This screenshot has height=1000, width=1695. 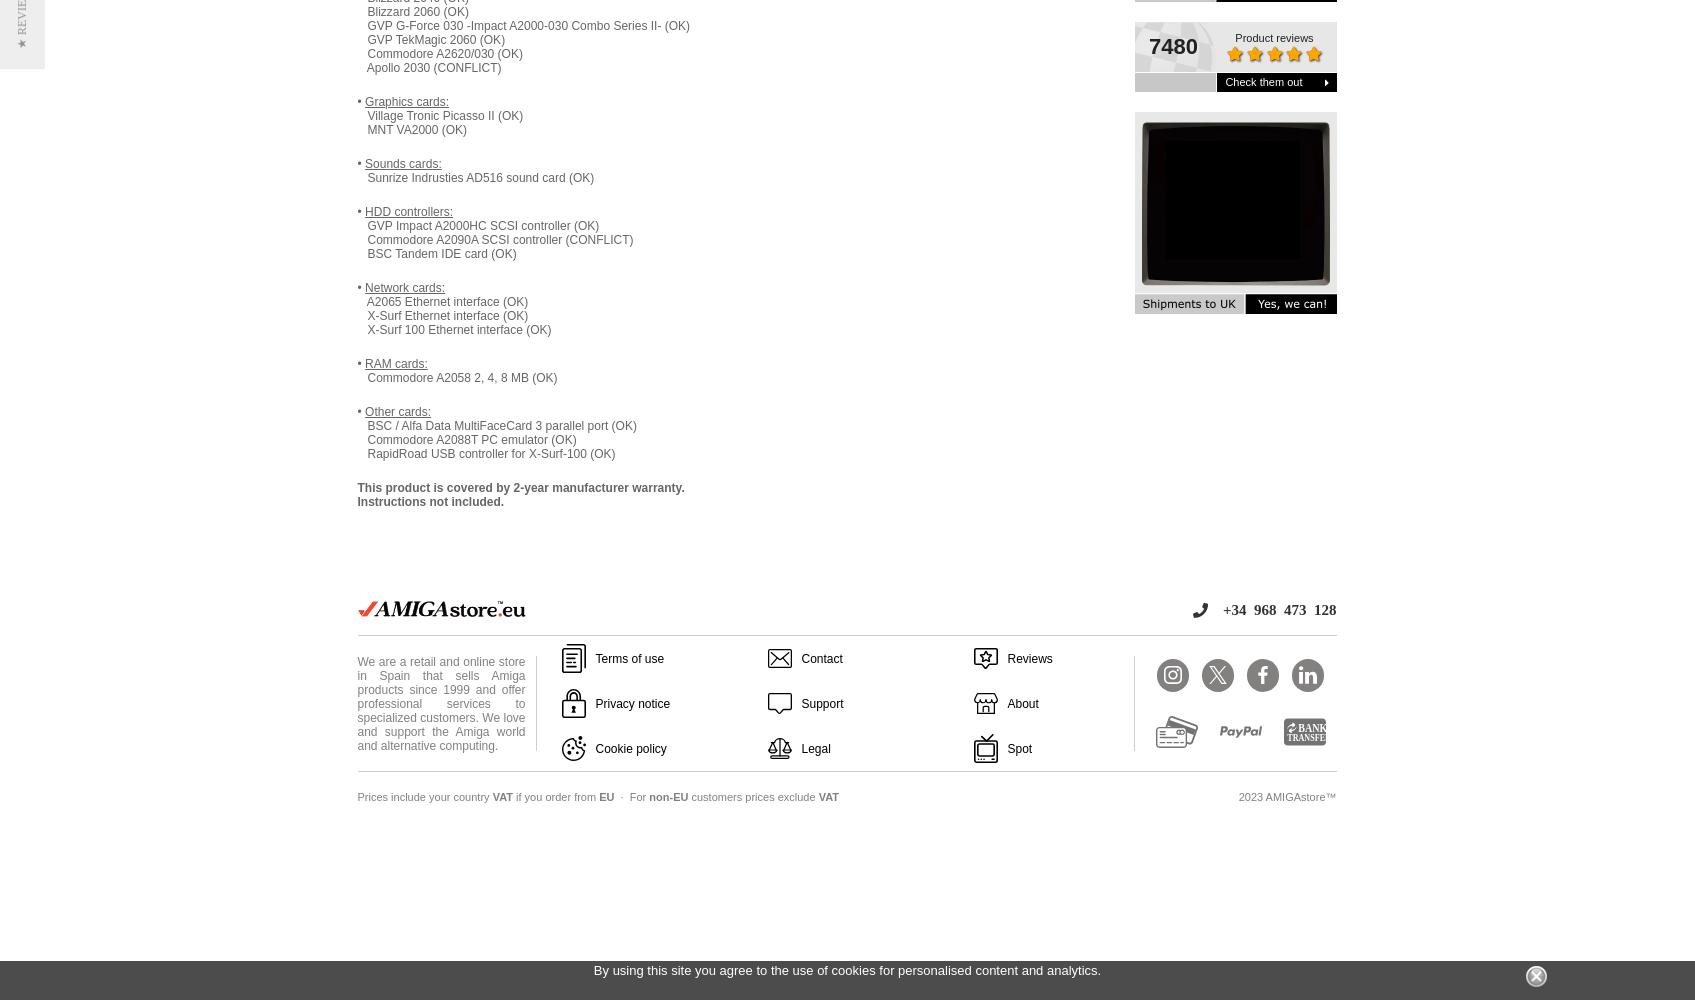 I want to click on 'Check them out', so click(x=1262, y=81).